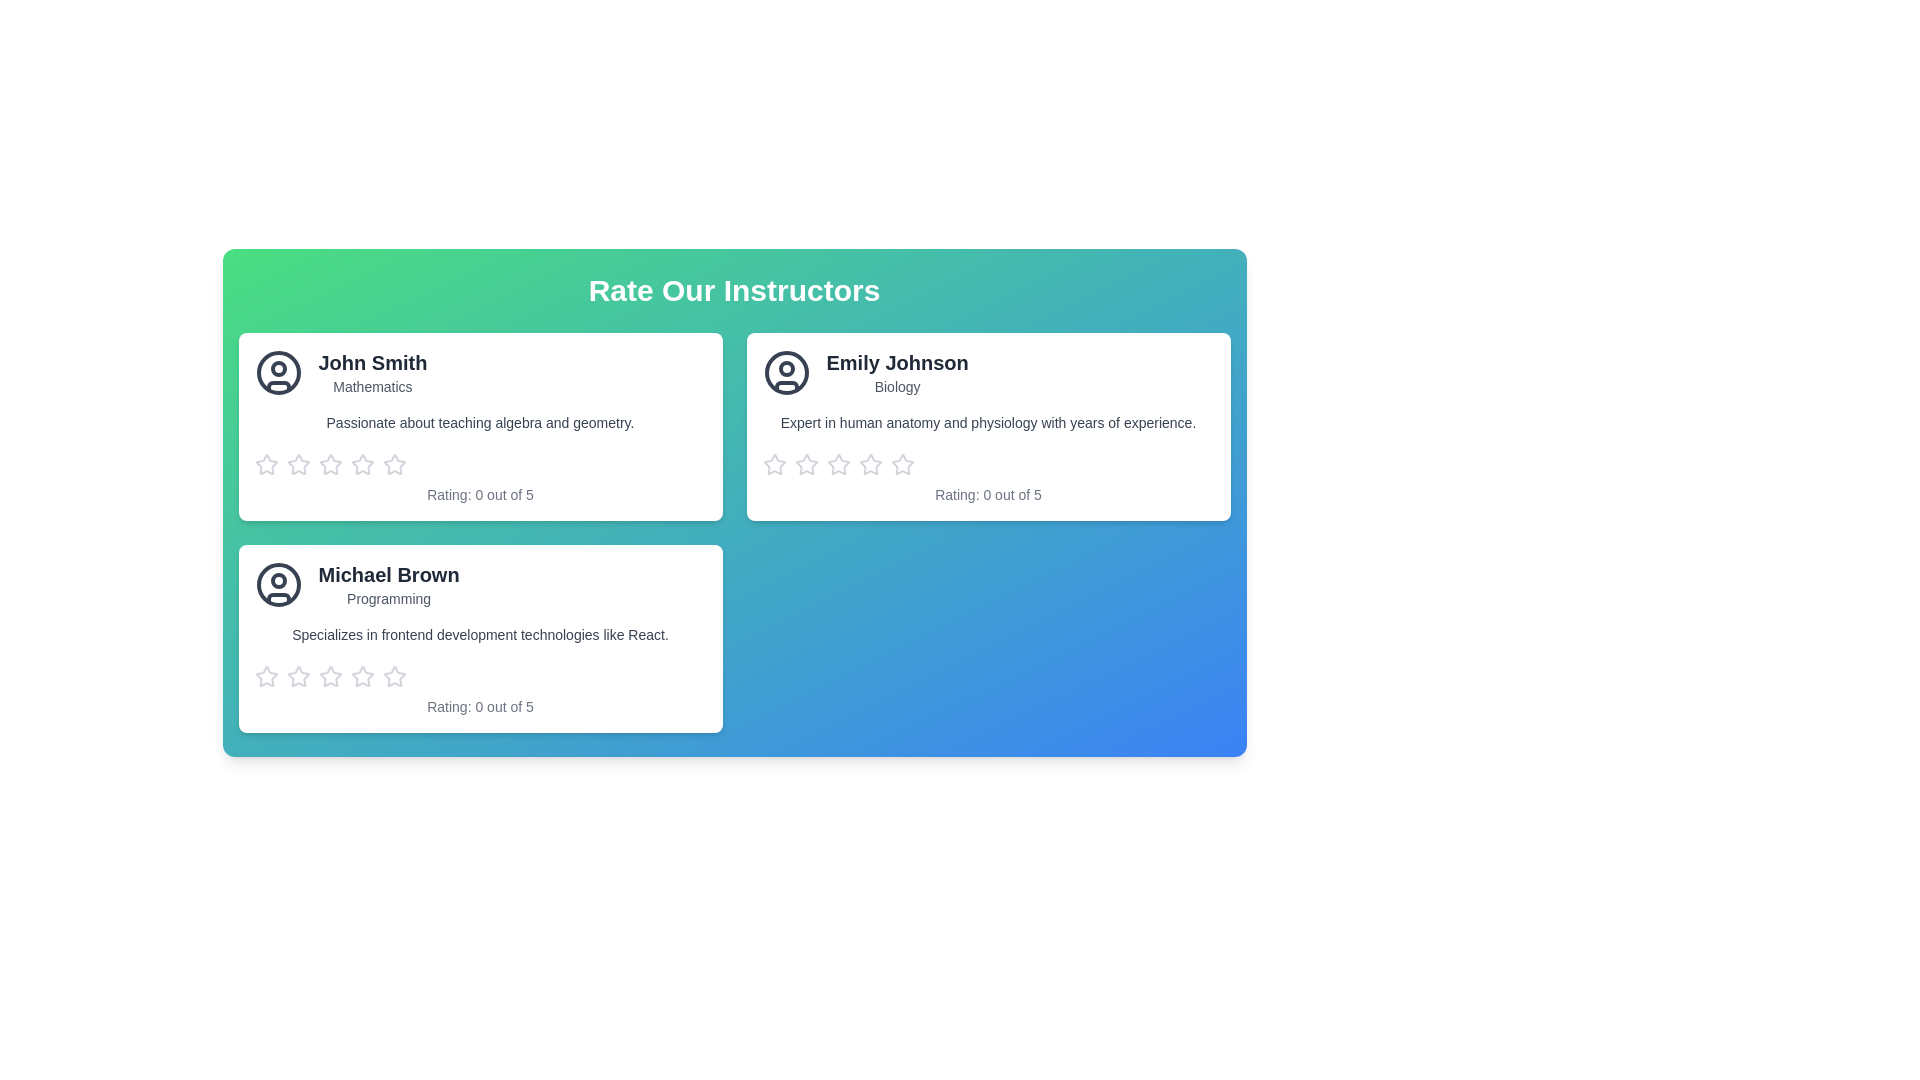  What do you see at coordinates (988, 426) in the screenshot?
I see `information displayed on the Profile card, which is the second card in a grid layout located on the top right of the grid` at bounding box center [988, 426].